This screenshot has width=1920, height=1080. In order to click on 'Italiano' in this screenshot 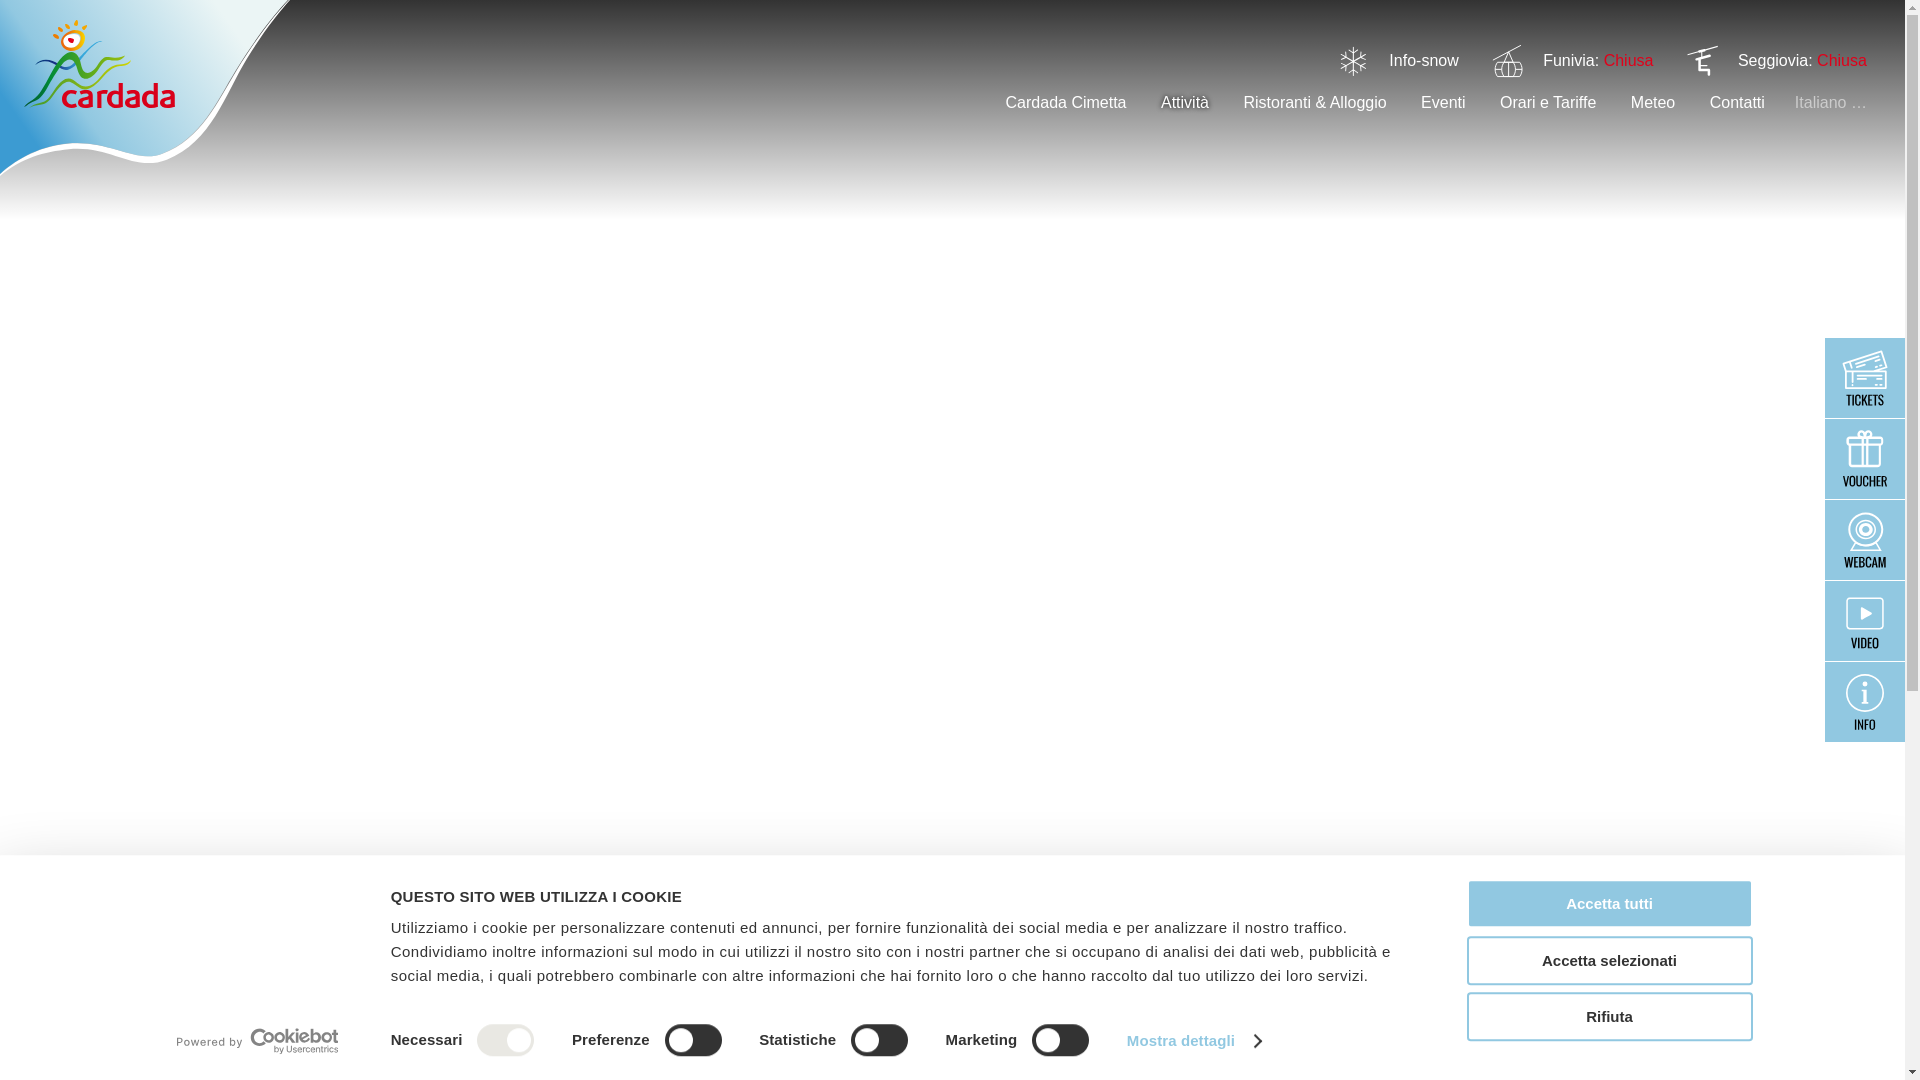, I will do `click(1830, 102)`.